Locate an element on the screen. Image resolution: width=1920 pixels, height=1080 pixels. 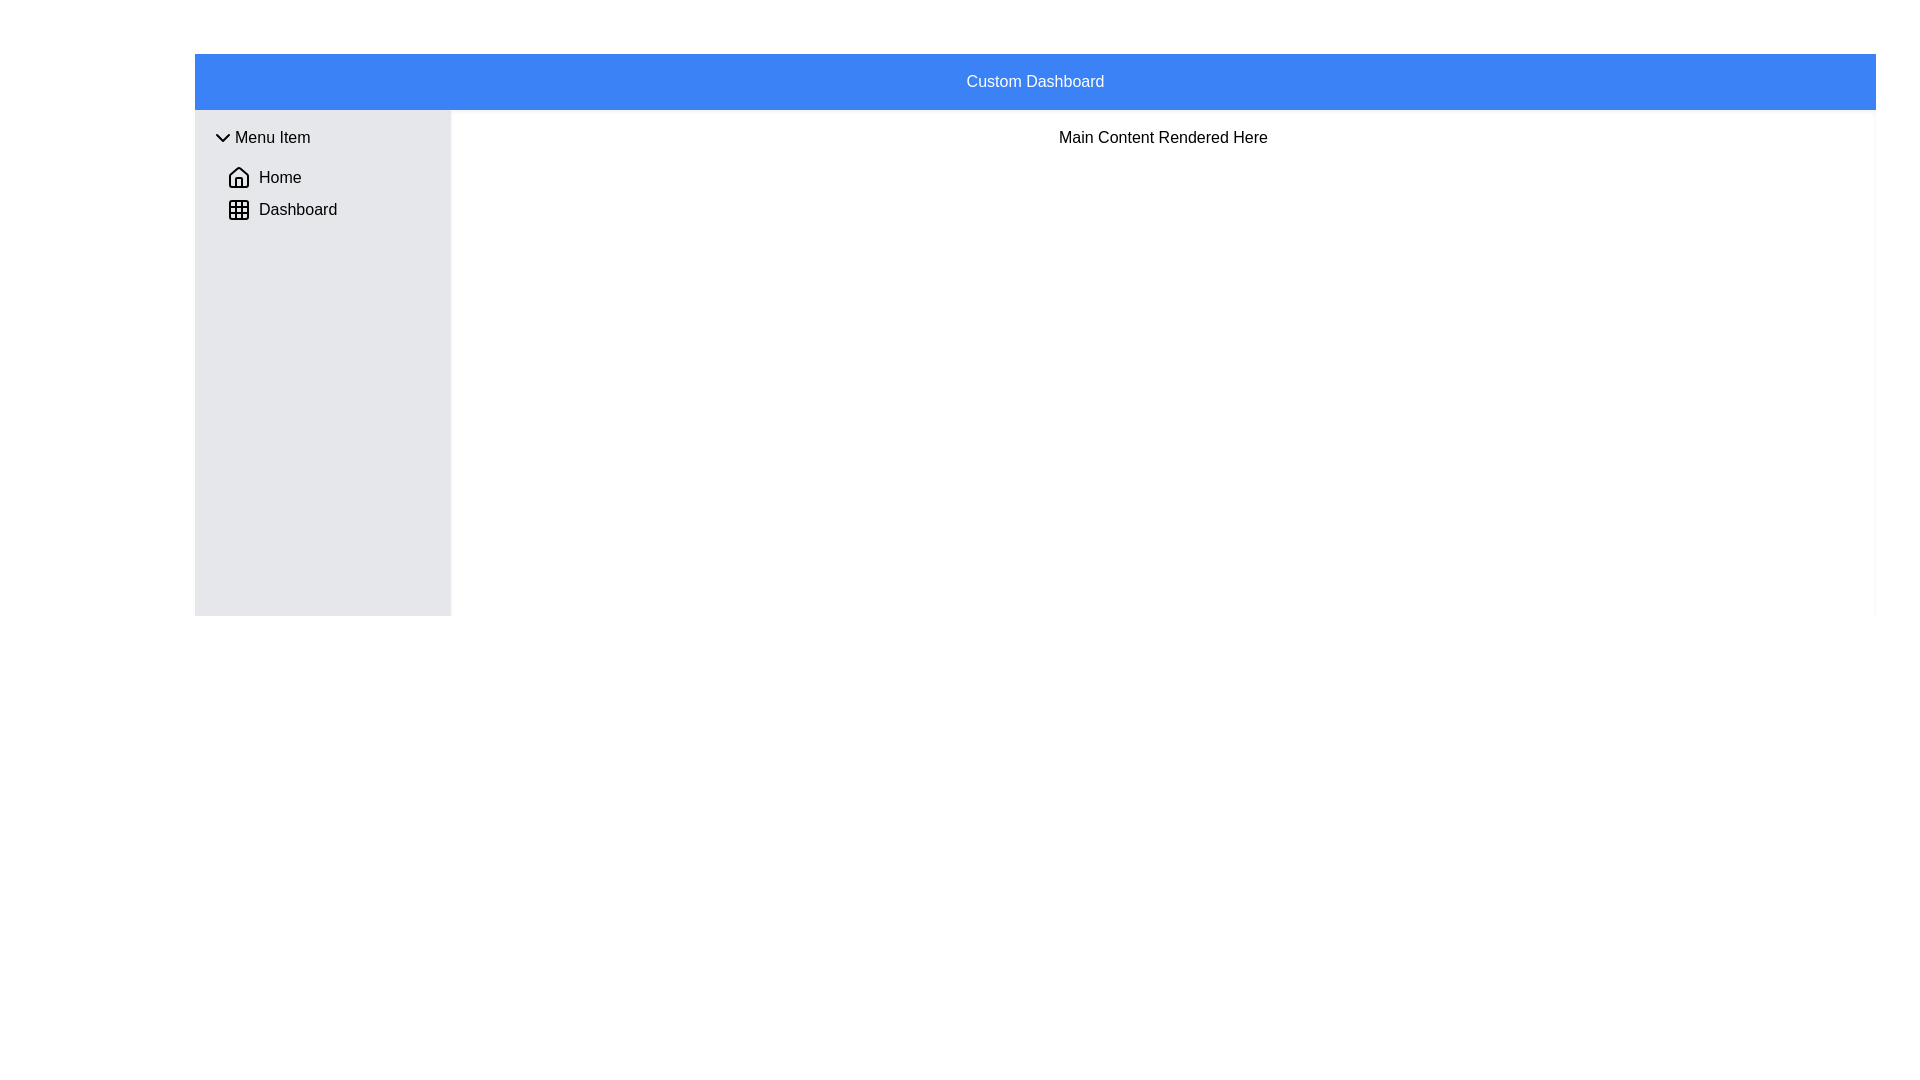
the small icon resembling a 3x3 grid of squares located next to the text 'Dashboard' in the left-side navigation menu is located at coordinates (239, 209).